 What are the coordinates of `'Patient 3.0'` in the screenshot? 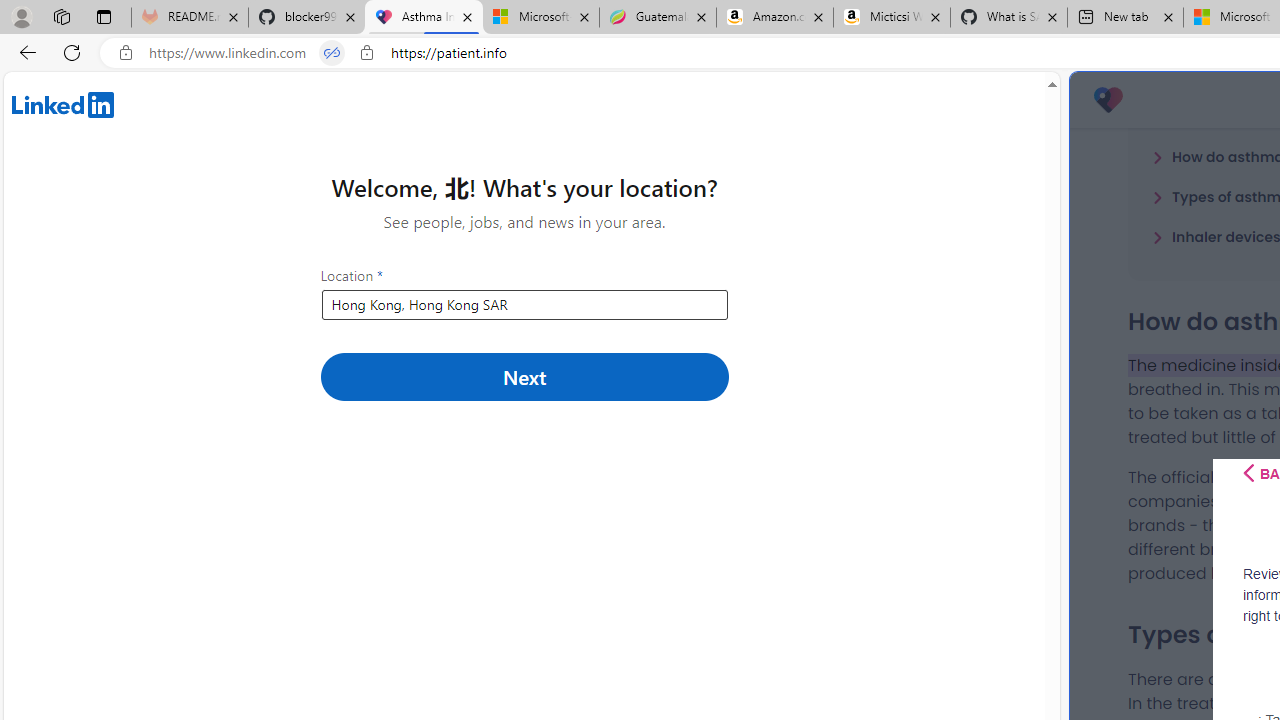 It's located at (1107, 100).